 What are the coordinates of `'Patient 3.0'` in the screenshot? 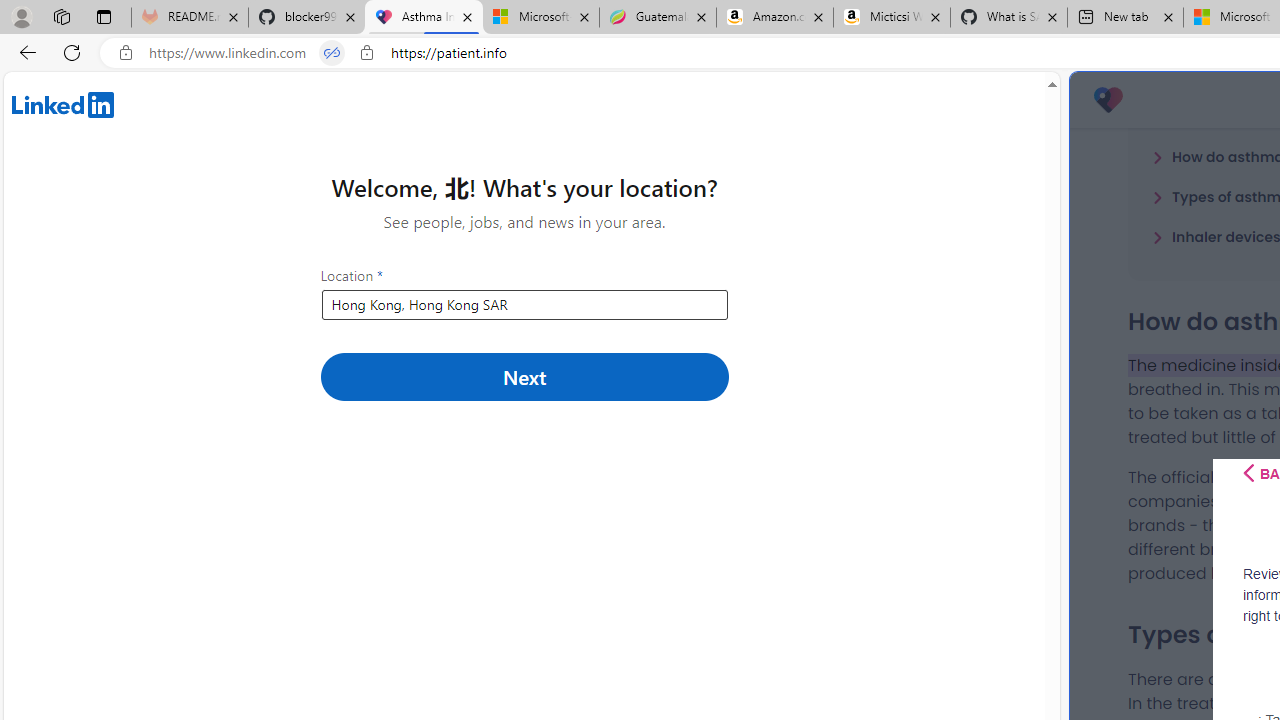 It's located at (1107, 100).